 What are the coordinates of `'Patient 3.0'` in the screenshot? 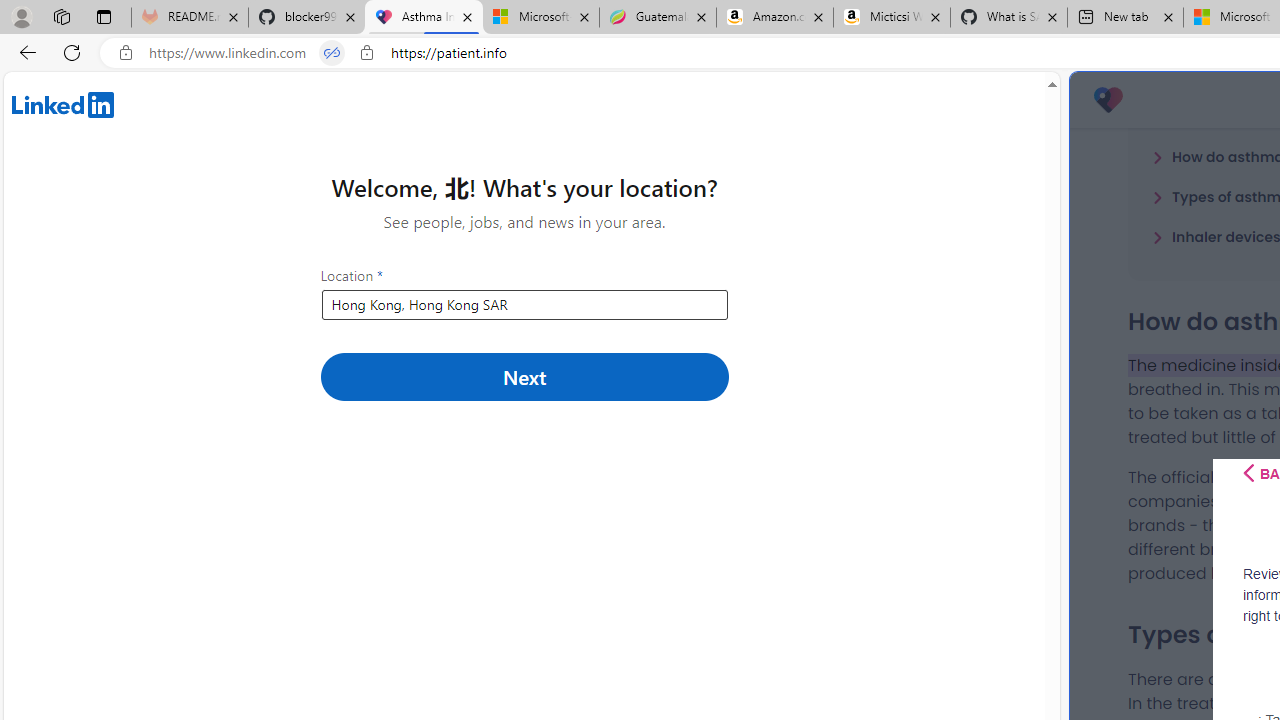 It's located at (1107, 100).